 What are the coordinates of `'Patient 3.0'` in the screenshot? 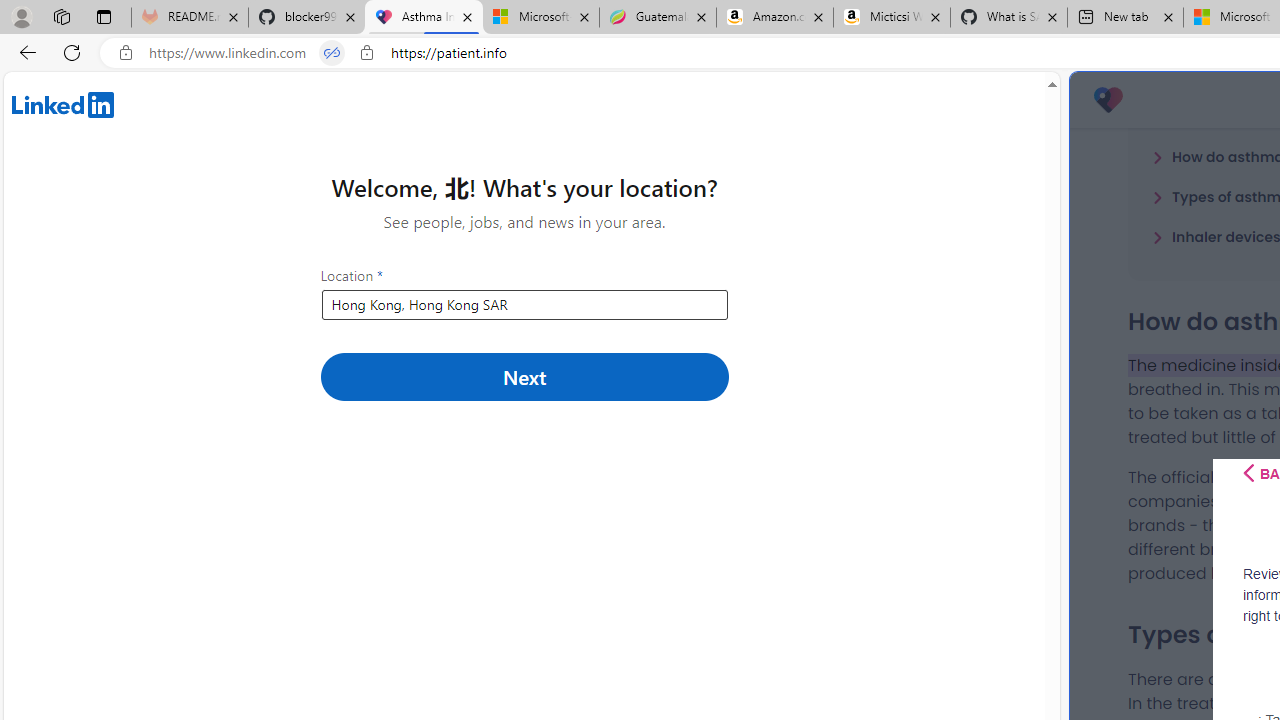 It's located at (1107, 100).